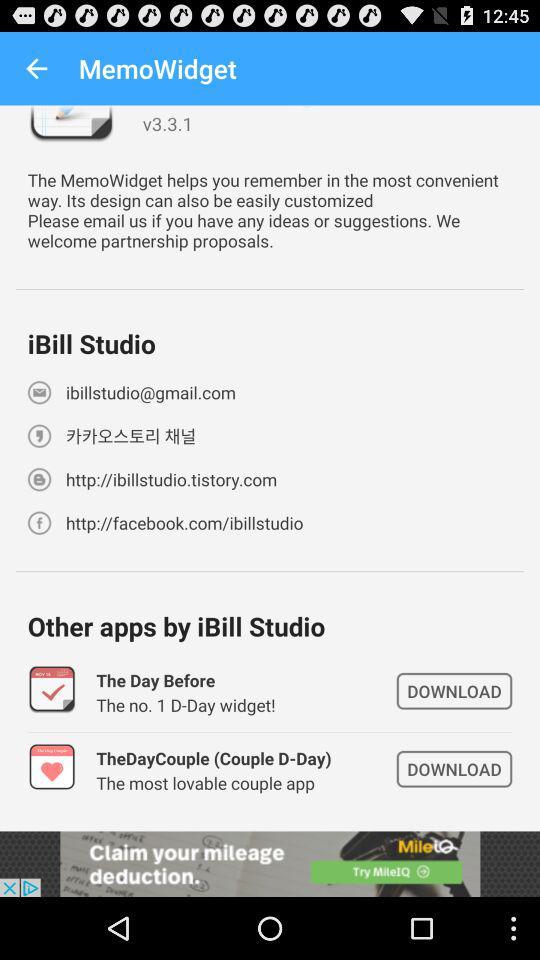  I want to click on advertisement, so click(270, 863).